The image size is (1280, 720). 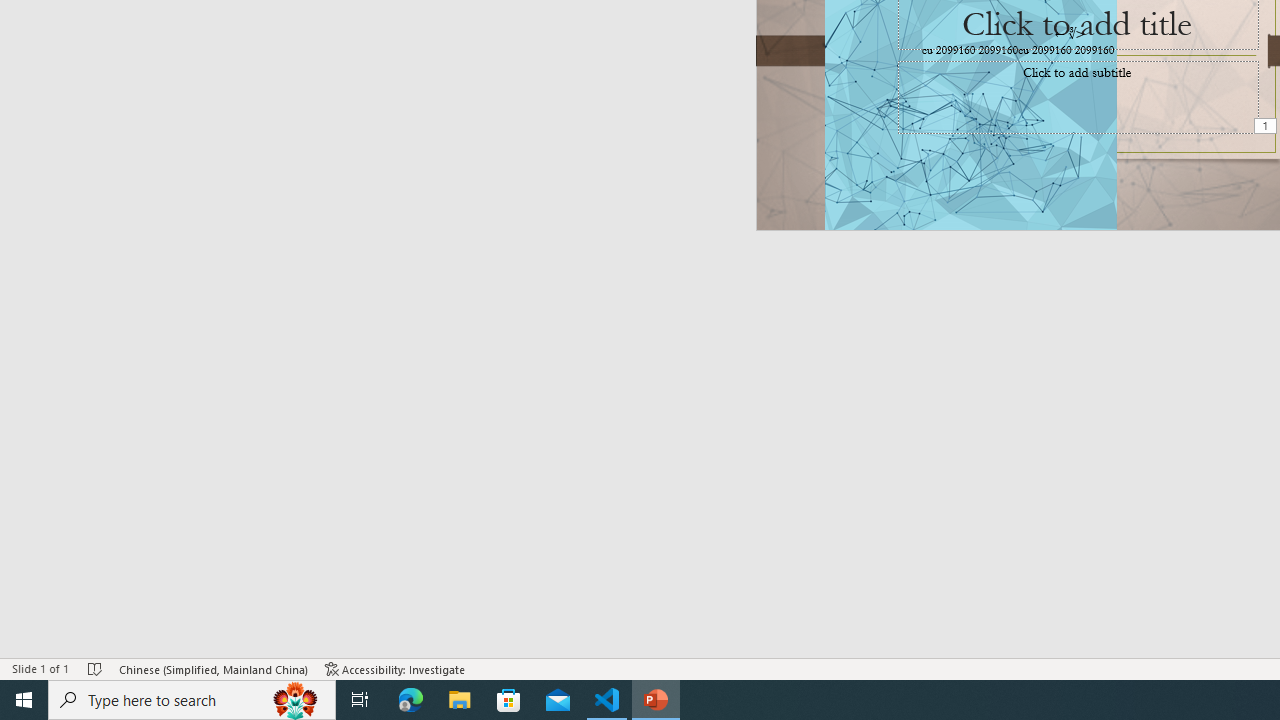 I want to click on 'TextBox 7', so click(x=1069, y=33).